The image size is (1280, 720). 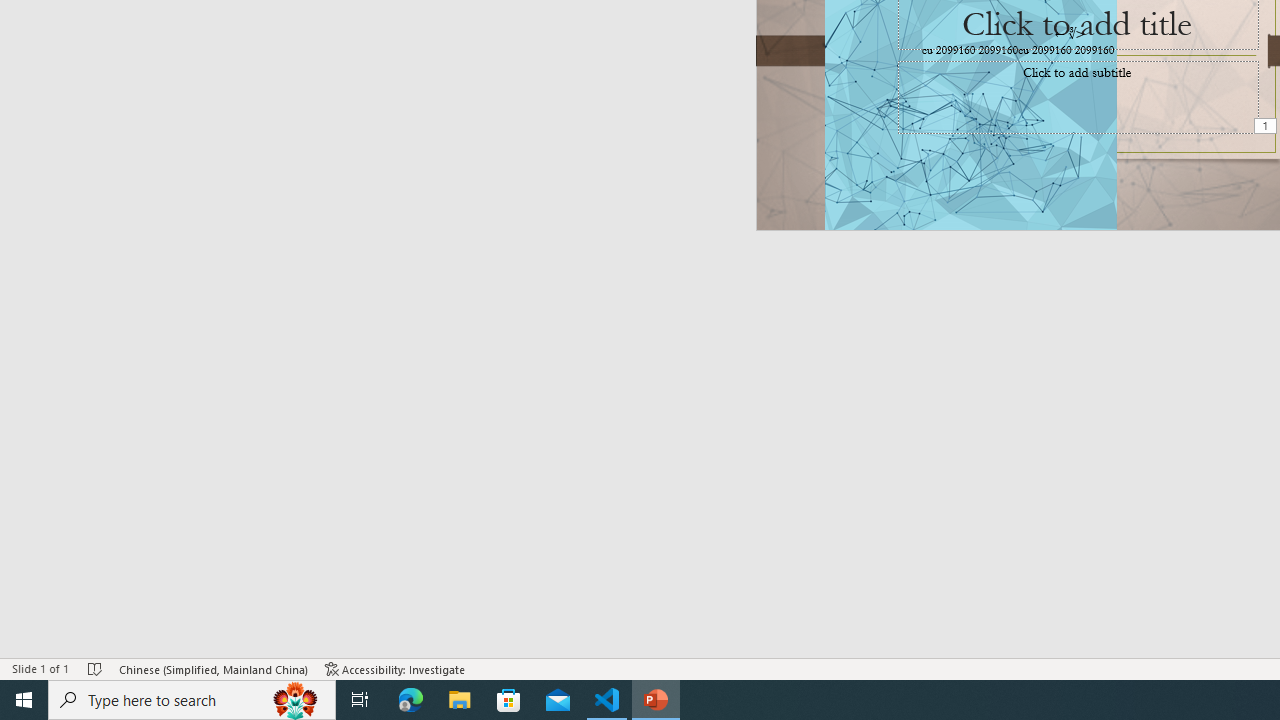 I want to click on 'TextBox 7', so click(x=1069, y=33).